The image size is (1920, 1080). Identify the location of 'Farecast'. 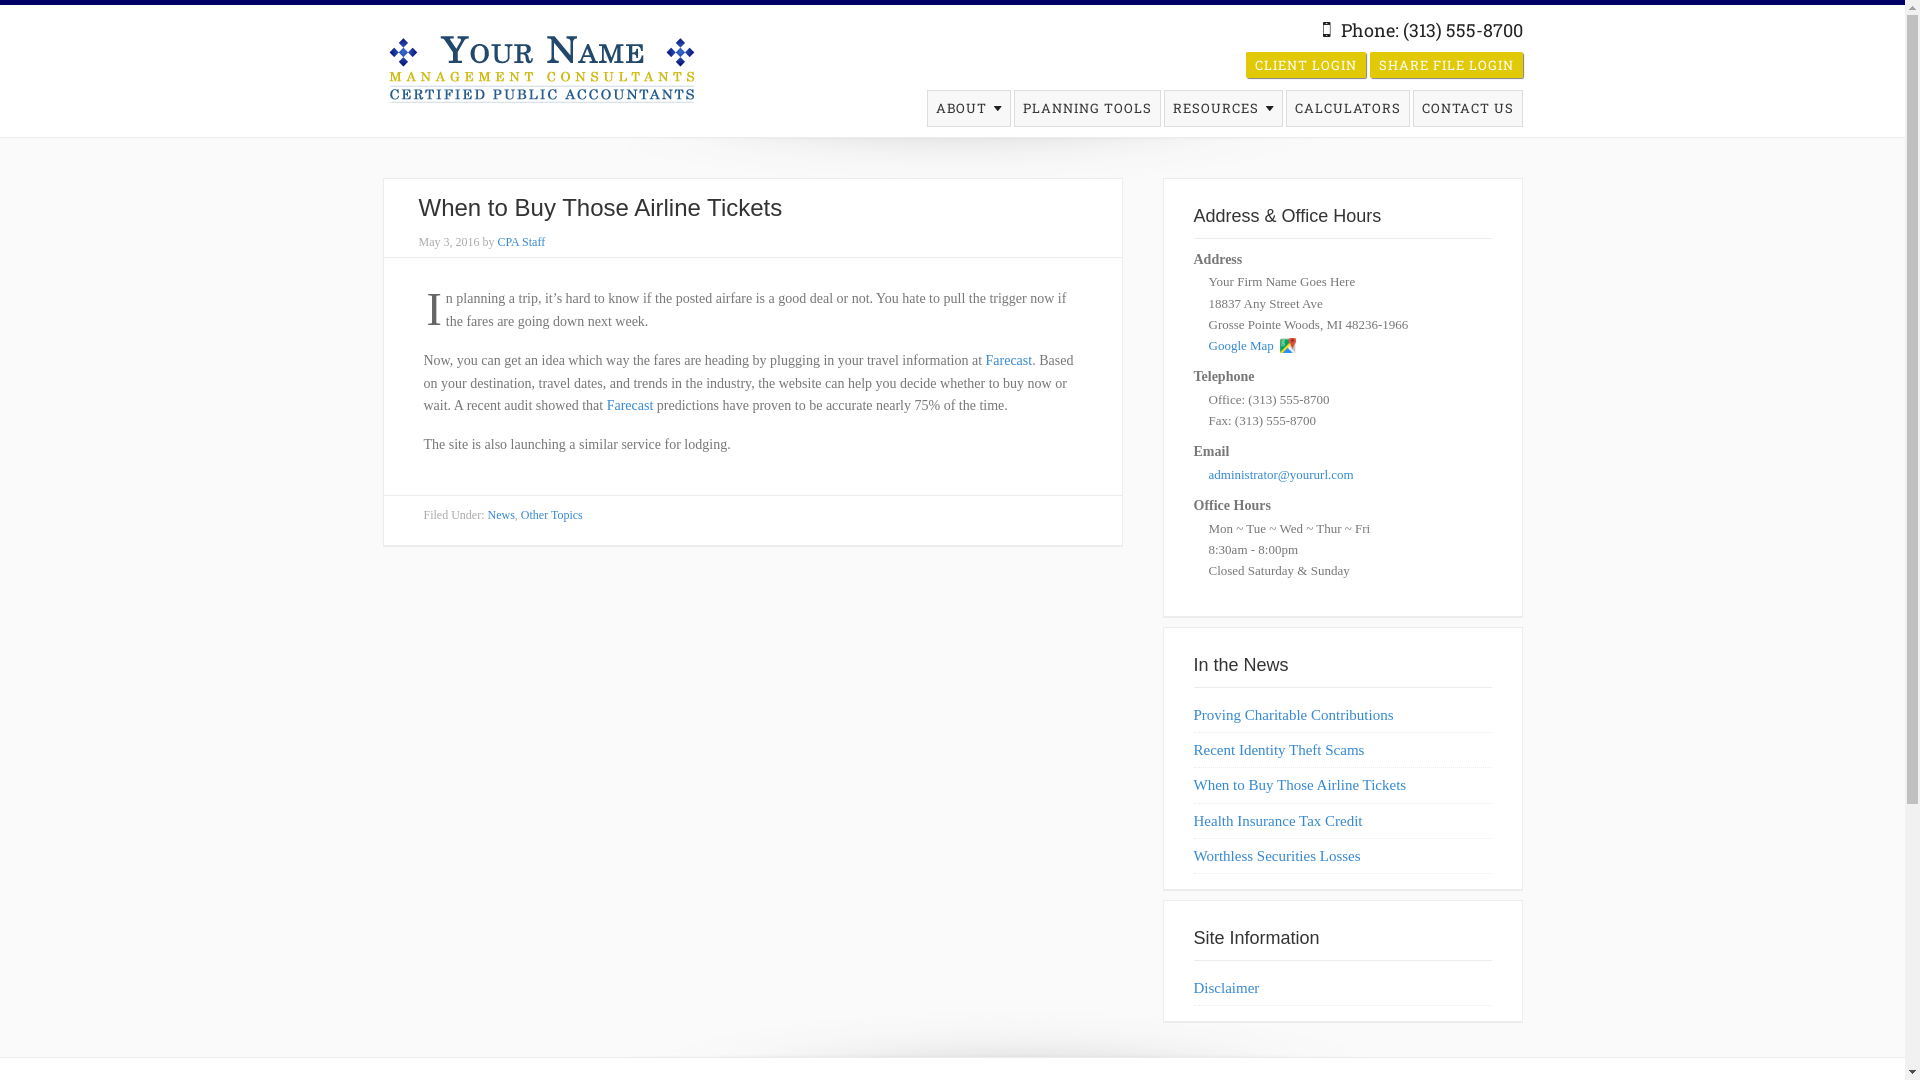
(629, 405).